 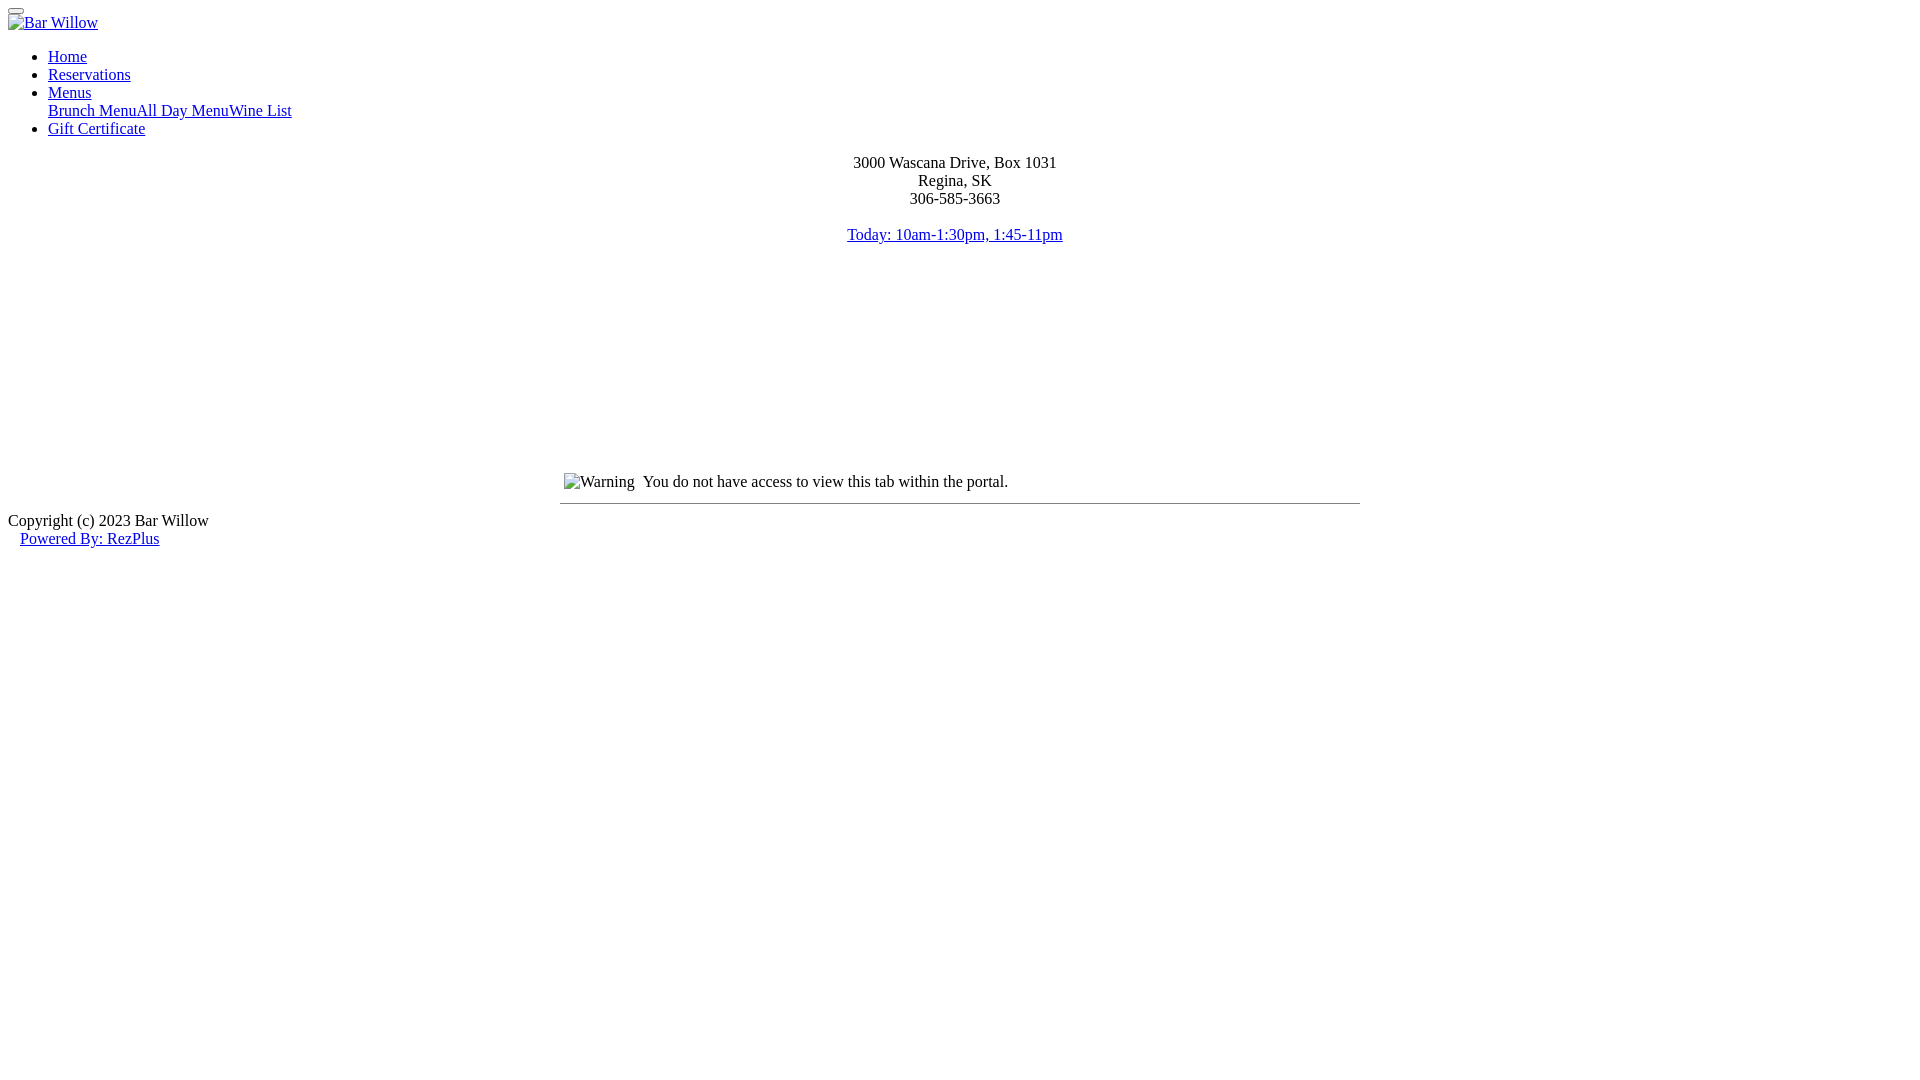 I want to click on 'All Day Menu', so click(x=182, y=110).